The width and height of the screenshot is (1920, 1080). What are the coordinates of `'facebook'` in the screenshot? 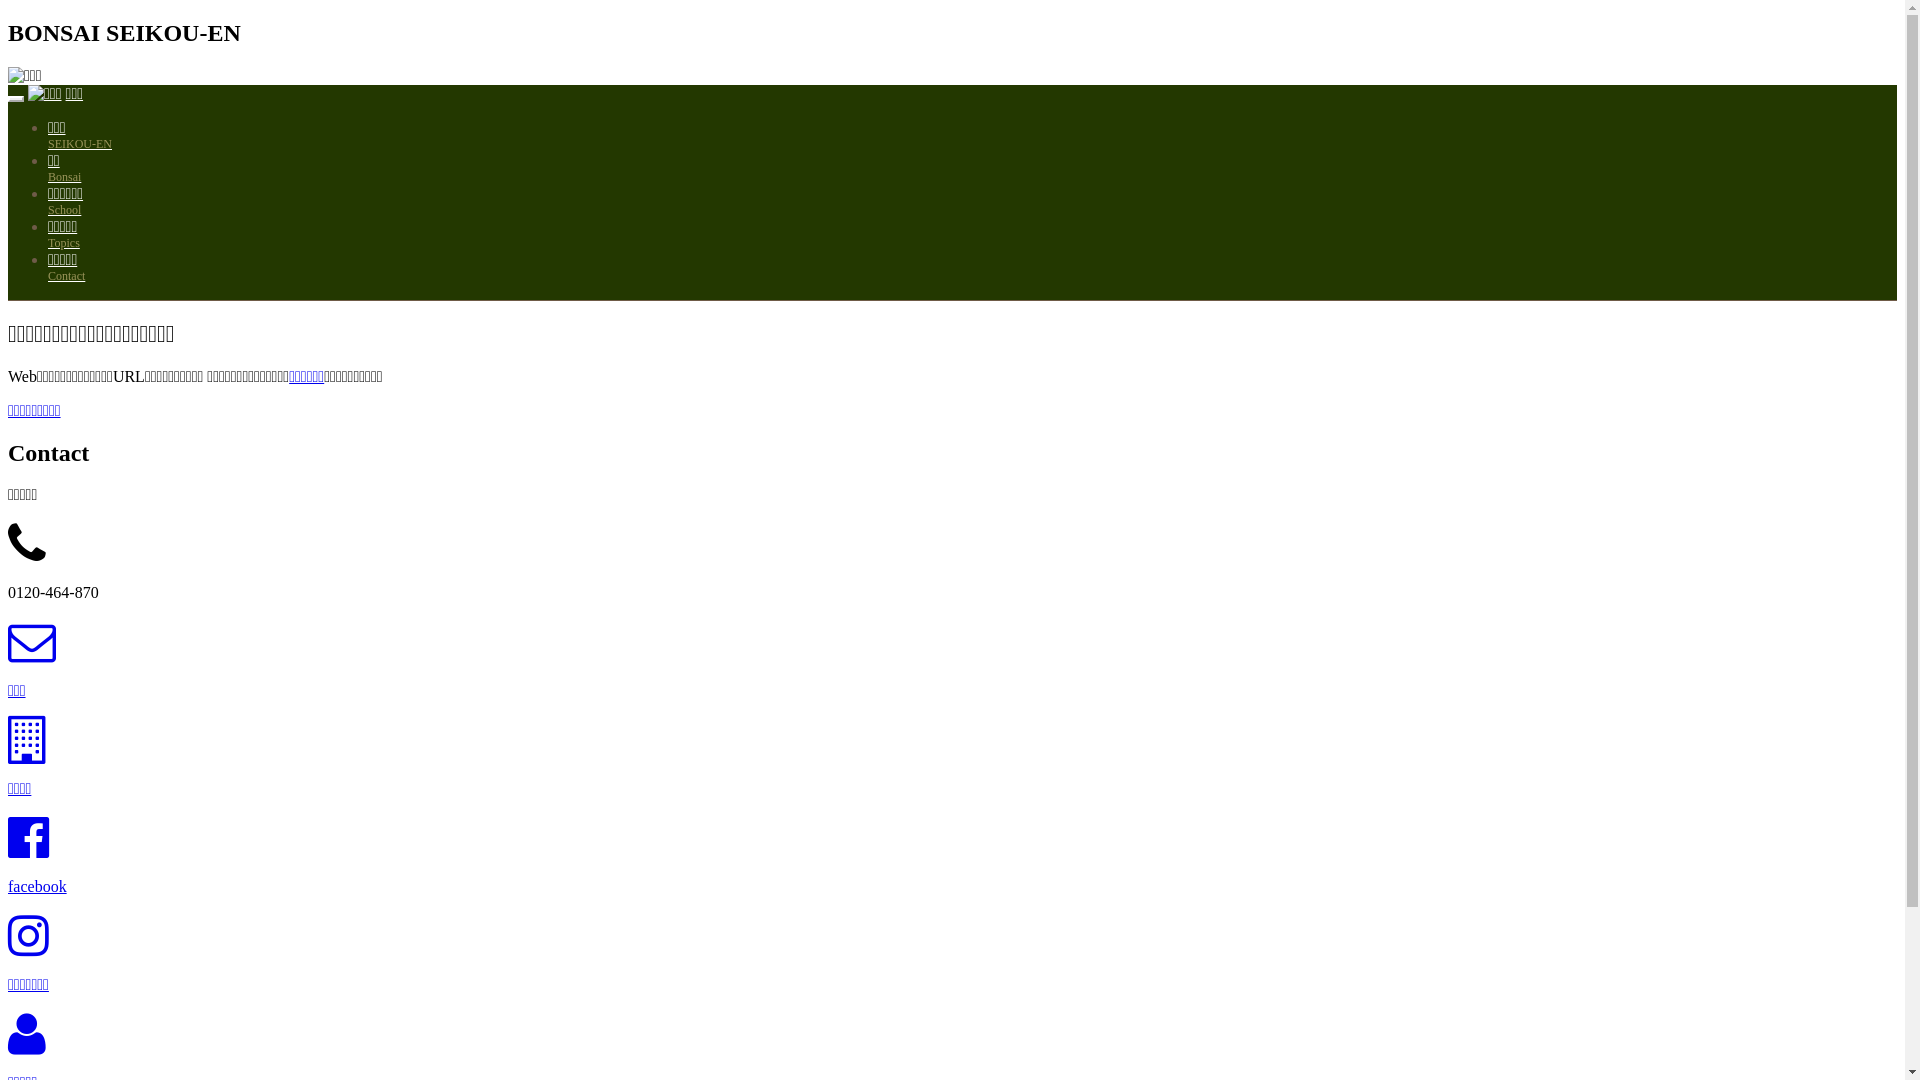 It's located at (37, 885).